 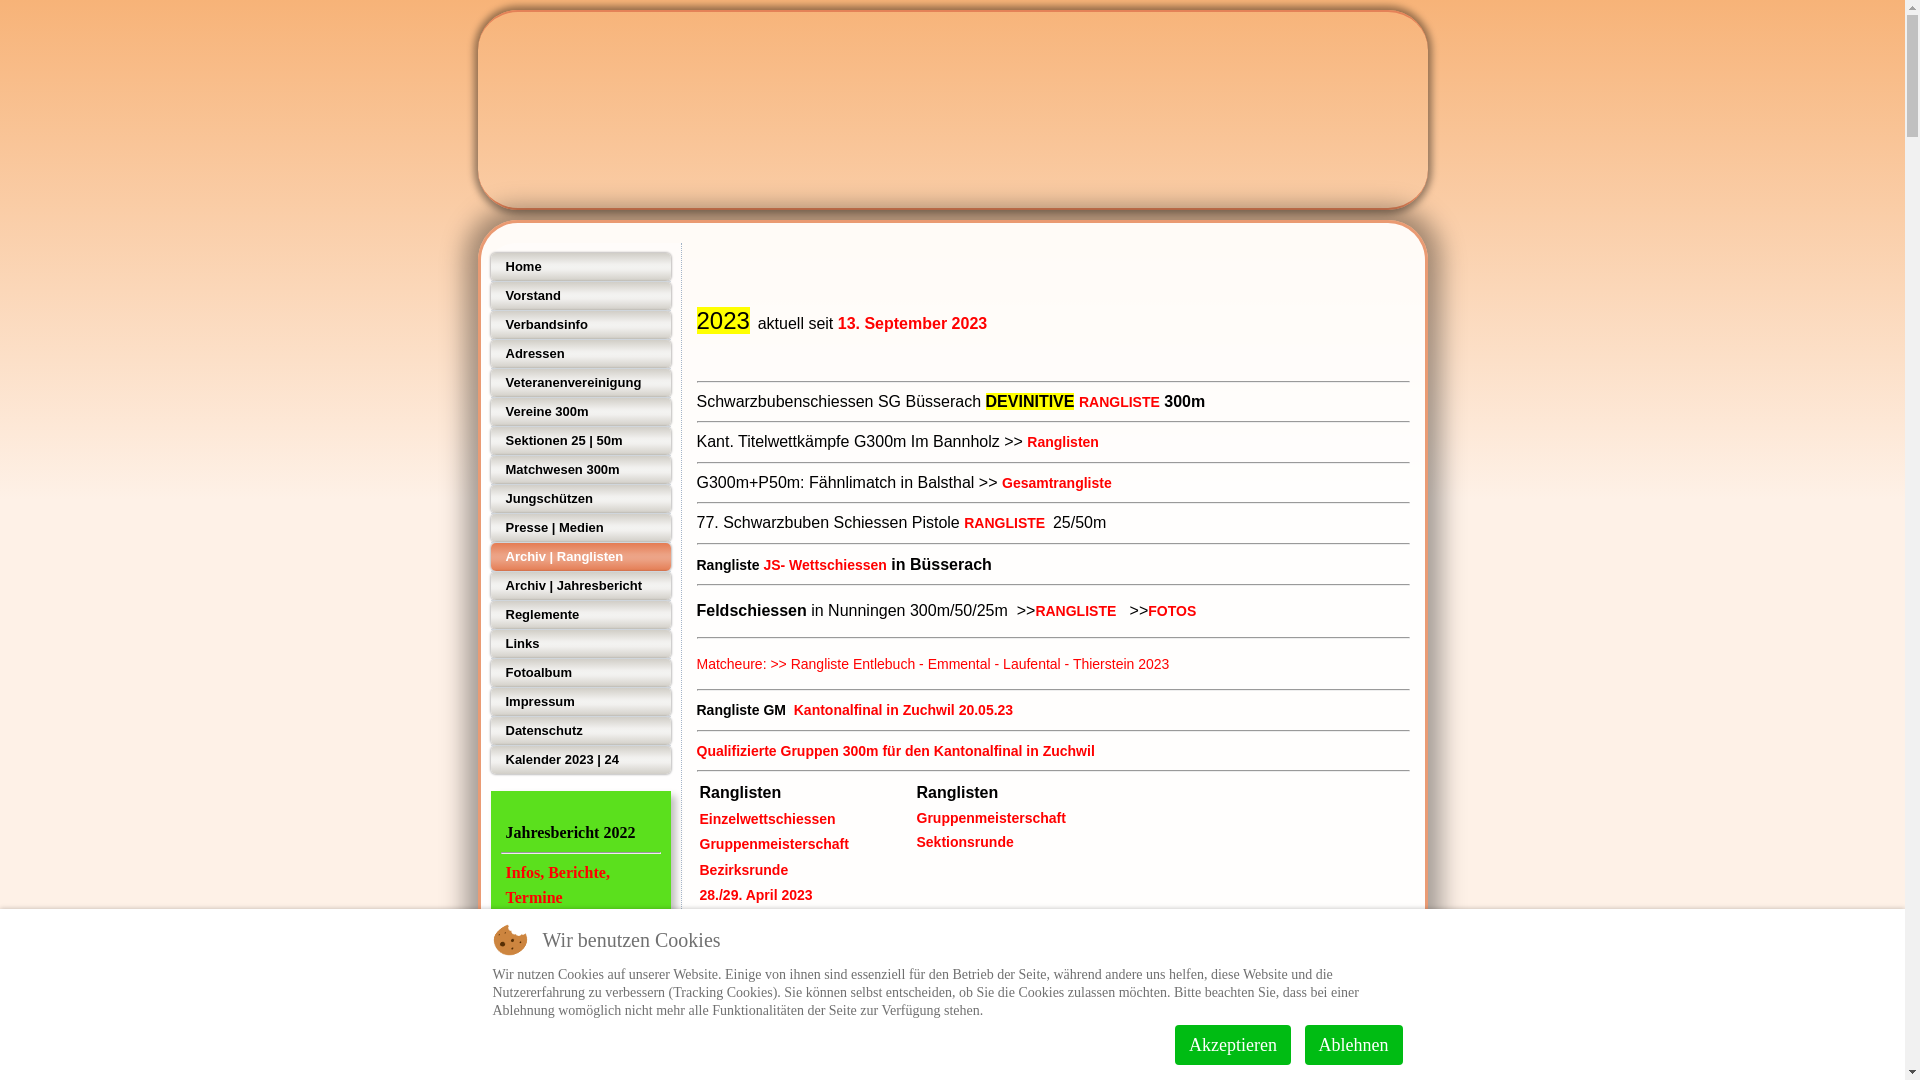 I want to click on 'RANGLISTE', so click(x=1004, y=522).